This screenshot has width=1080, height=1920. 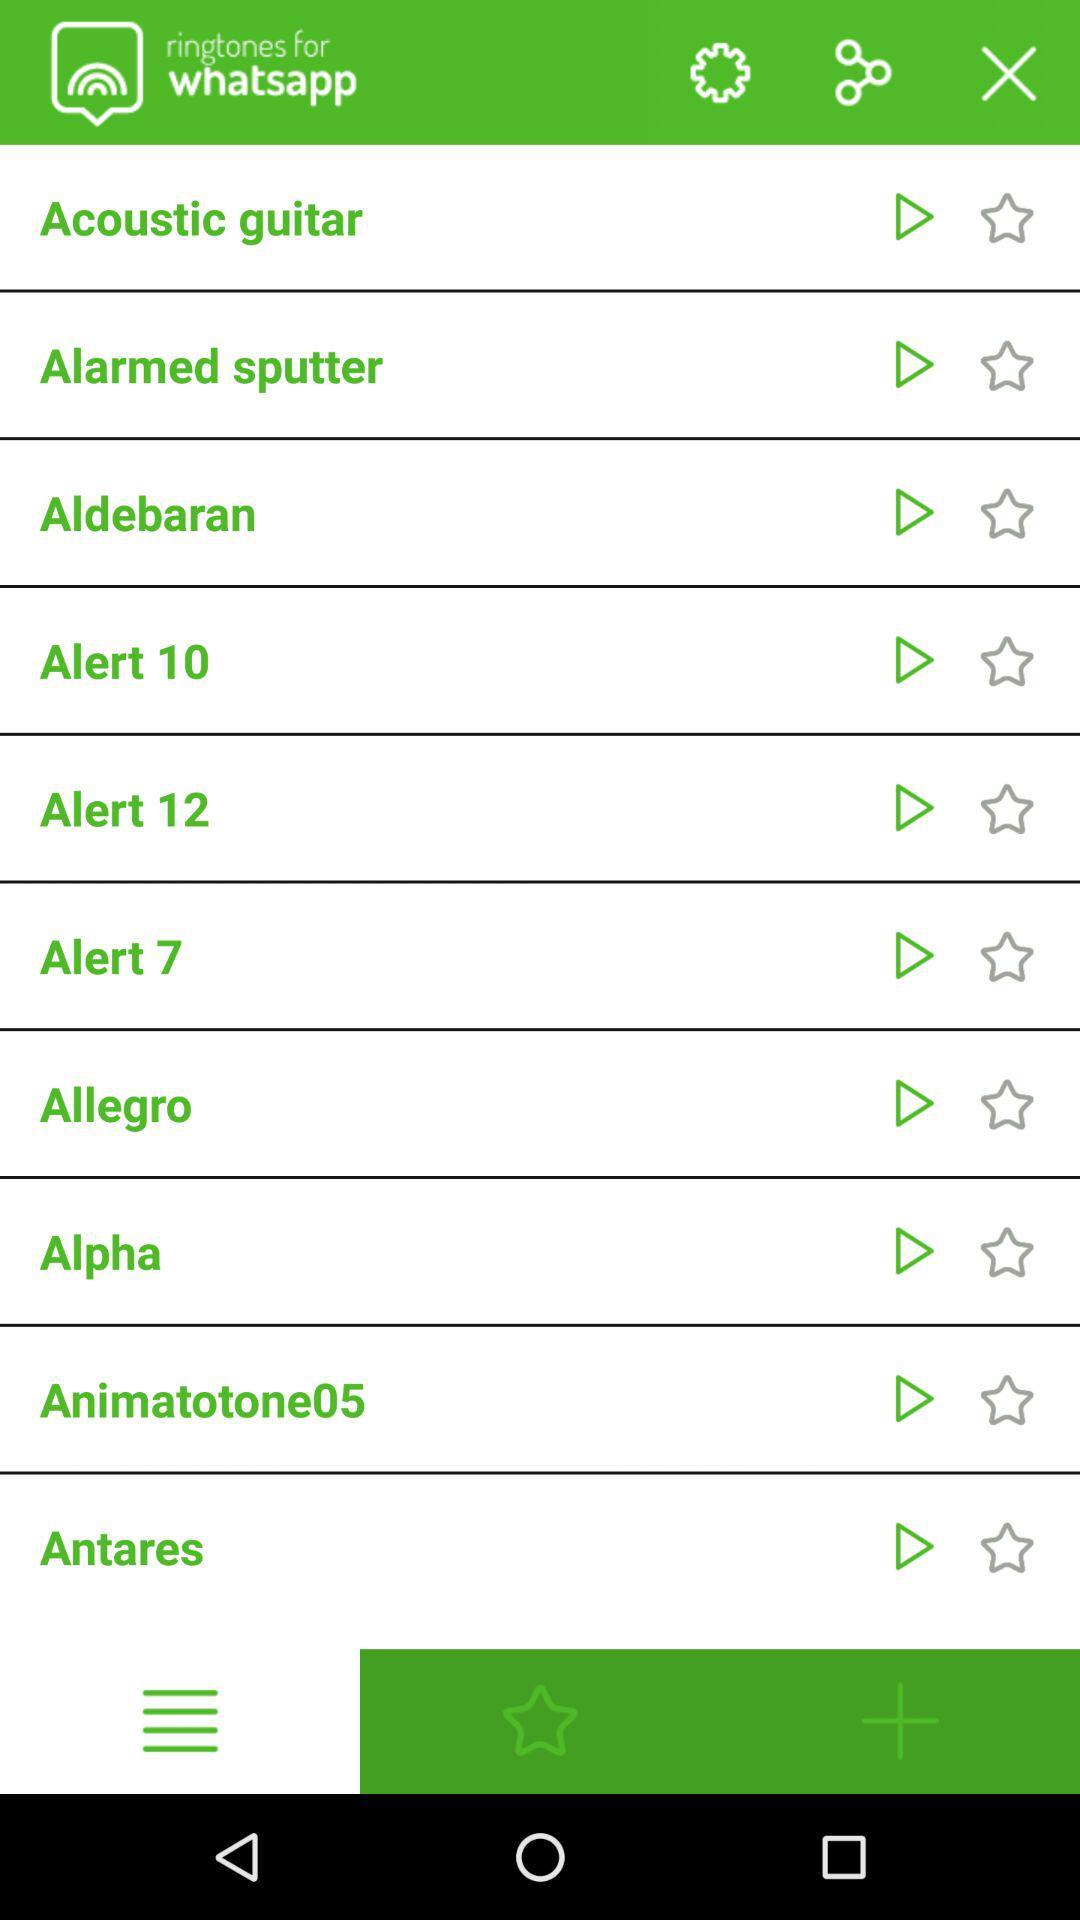 I want to click on acoustic guitar, so click(x=454, y=217).